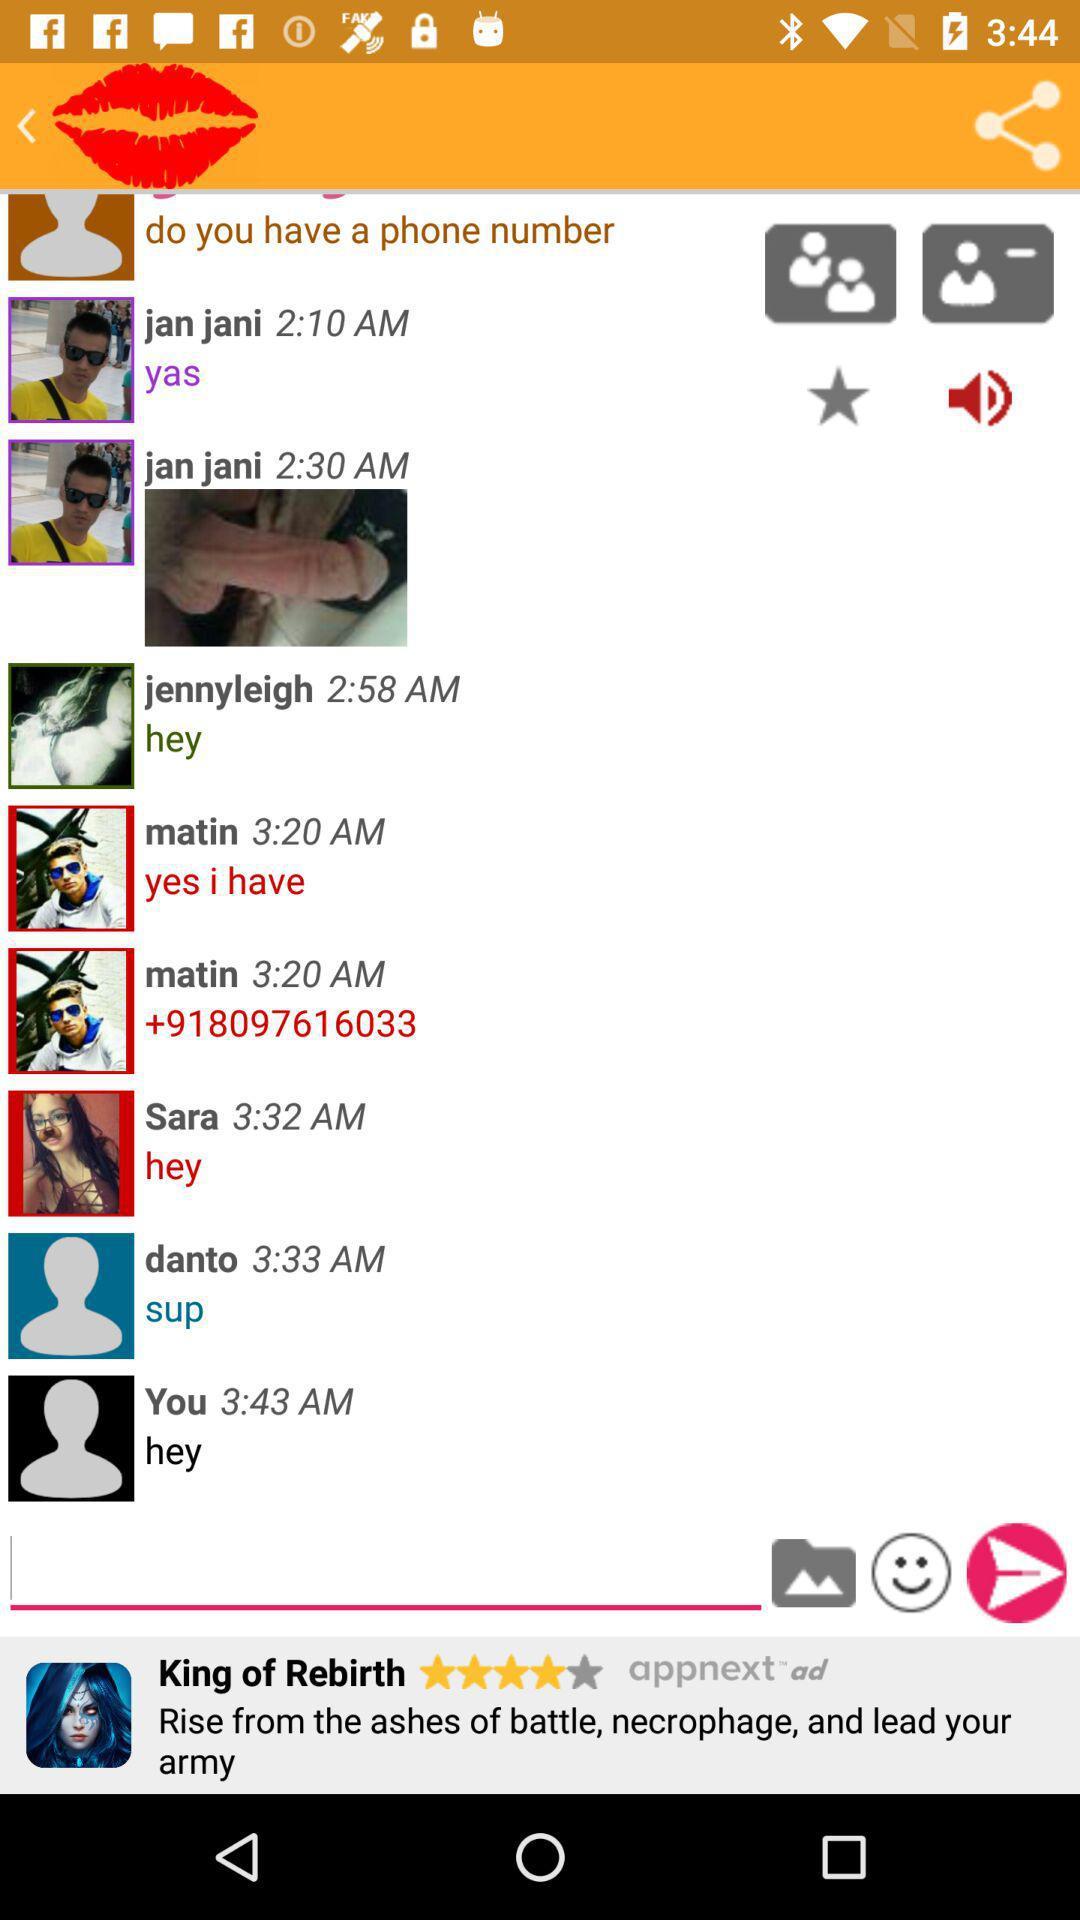  I want to click on type message, so click(385, 1568).